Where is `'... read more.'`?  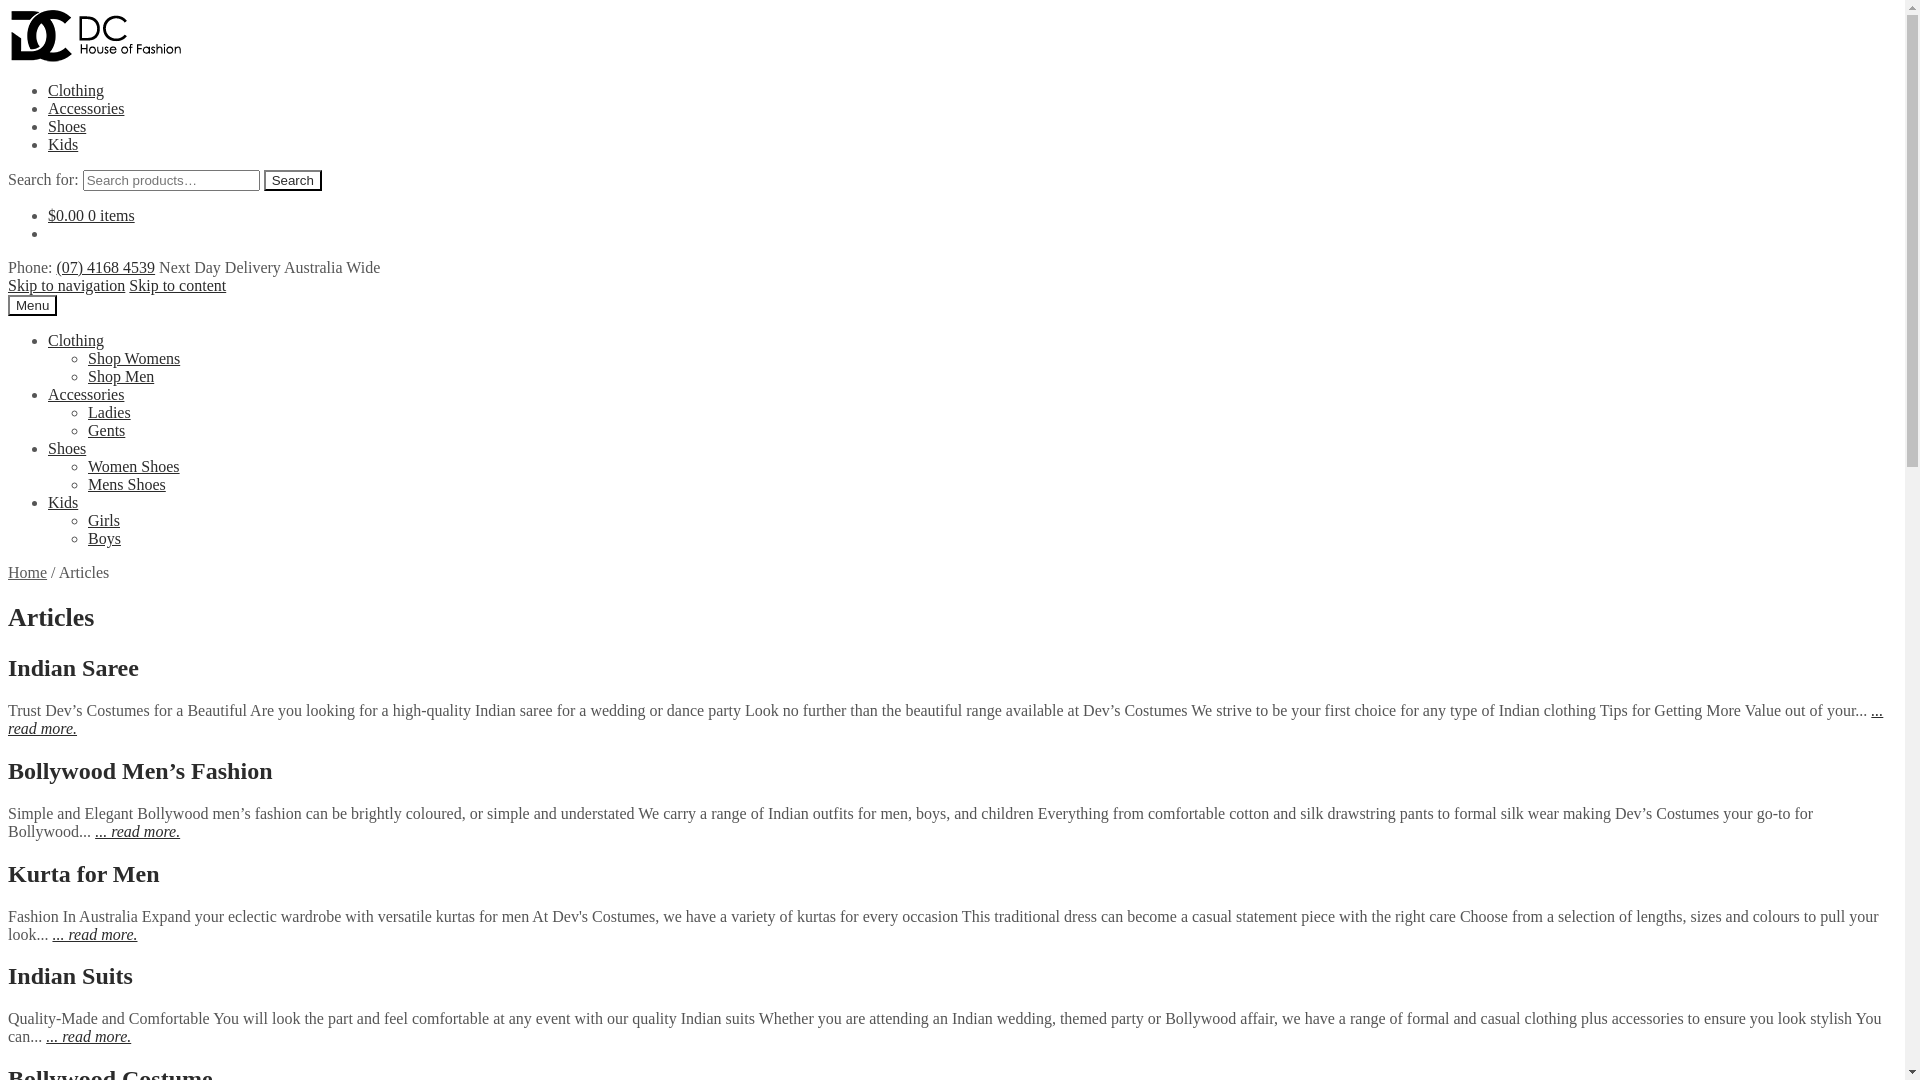 '... read more.' is located at coordinates (94, 831).